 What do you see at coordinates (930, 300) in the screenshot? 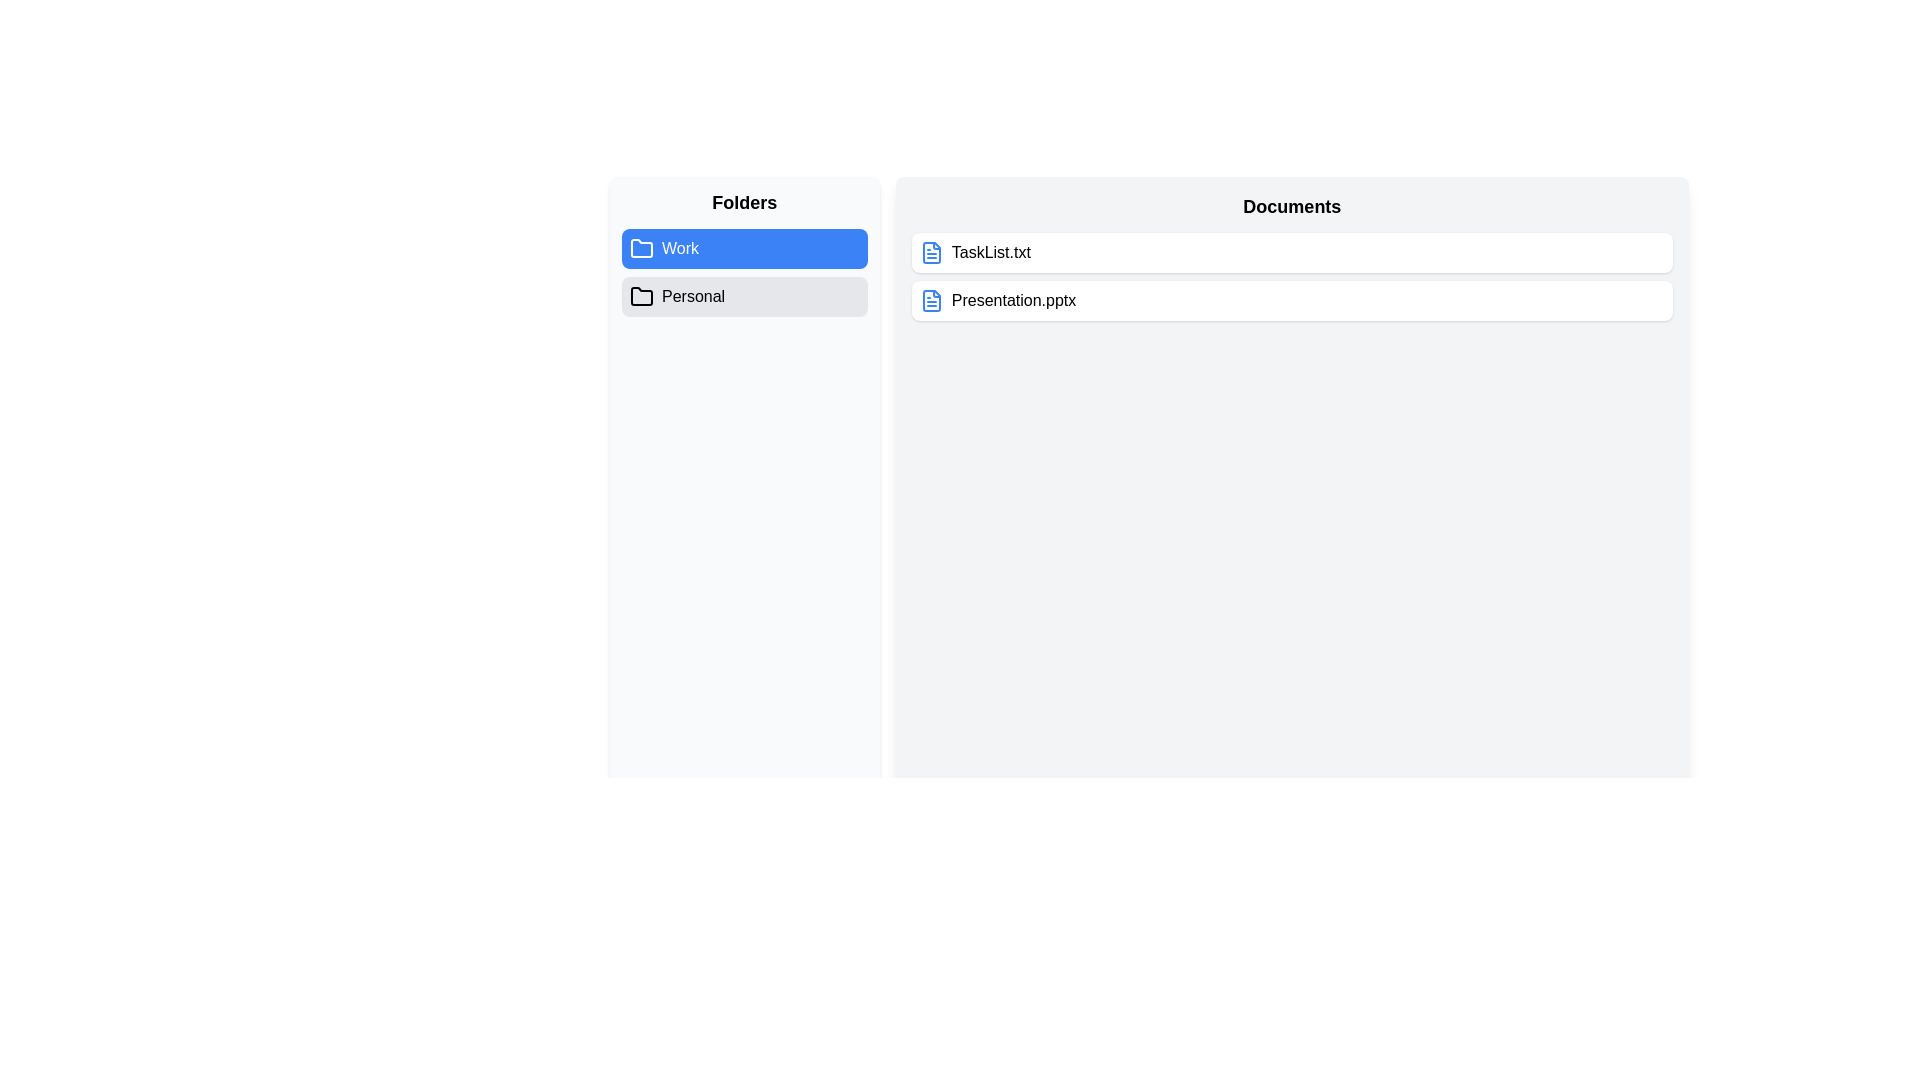
I see `the small blue file icon located to the left of the text 'Presentation.pptx' in the Documents section` at bounding box center [930, 300].